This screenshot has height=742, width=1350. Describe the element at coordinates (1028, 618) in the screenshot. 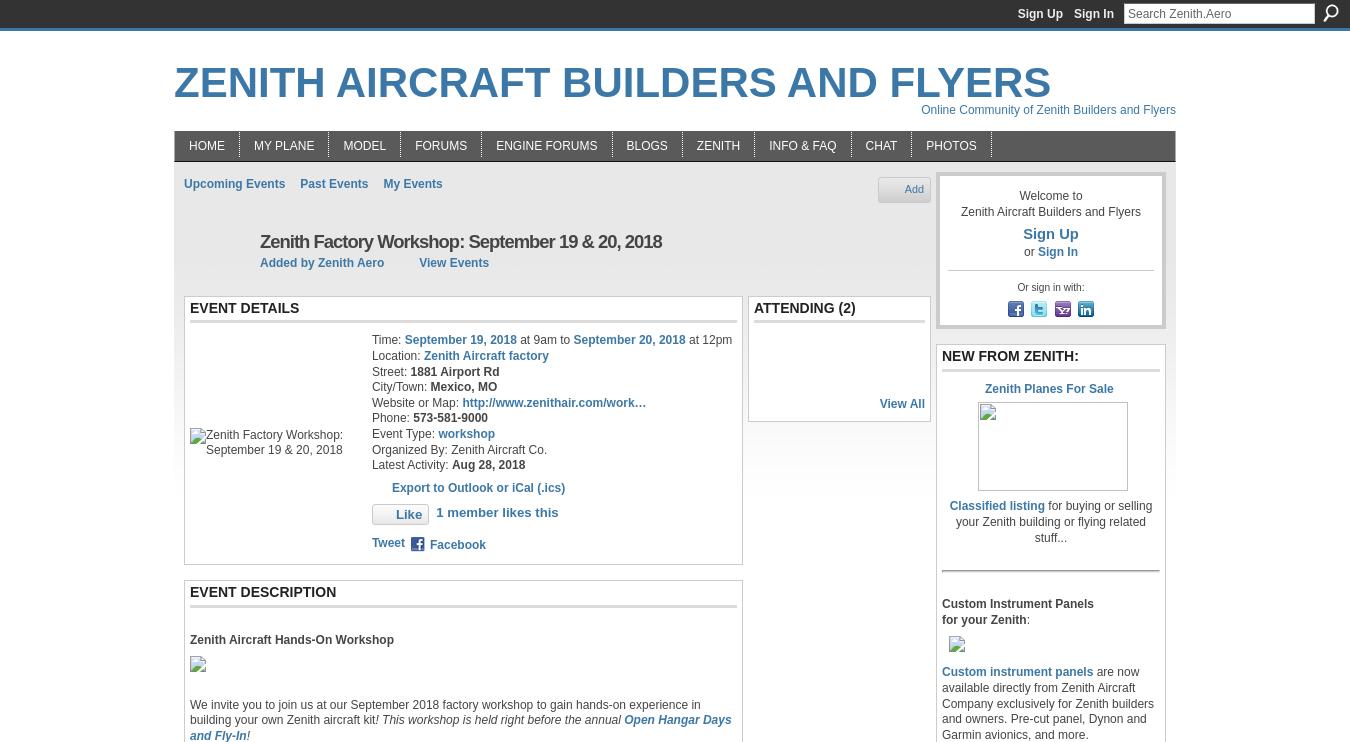

I see `':'` at that location.